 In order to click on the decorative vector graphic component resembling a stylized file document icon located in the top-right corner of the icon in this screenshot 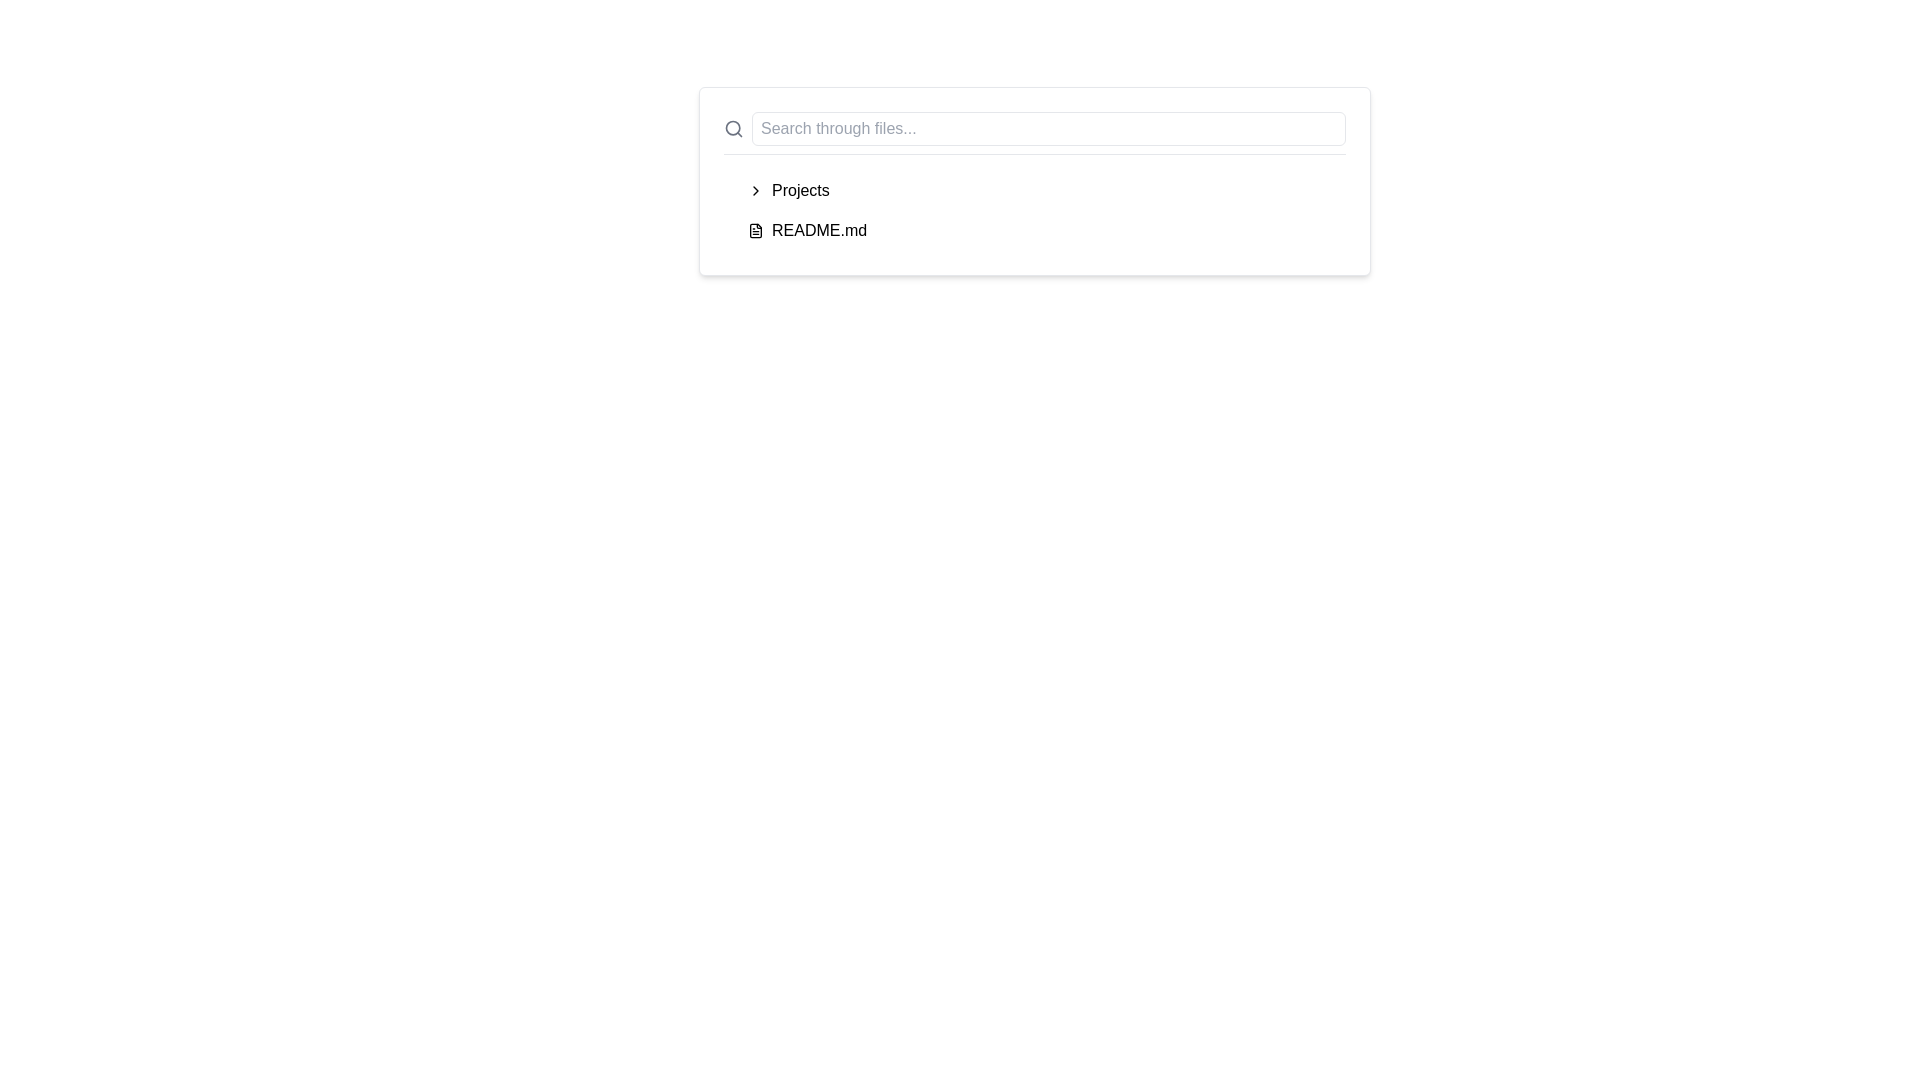, I will do `click(754, 230)`.